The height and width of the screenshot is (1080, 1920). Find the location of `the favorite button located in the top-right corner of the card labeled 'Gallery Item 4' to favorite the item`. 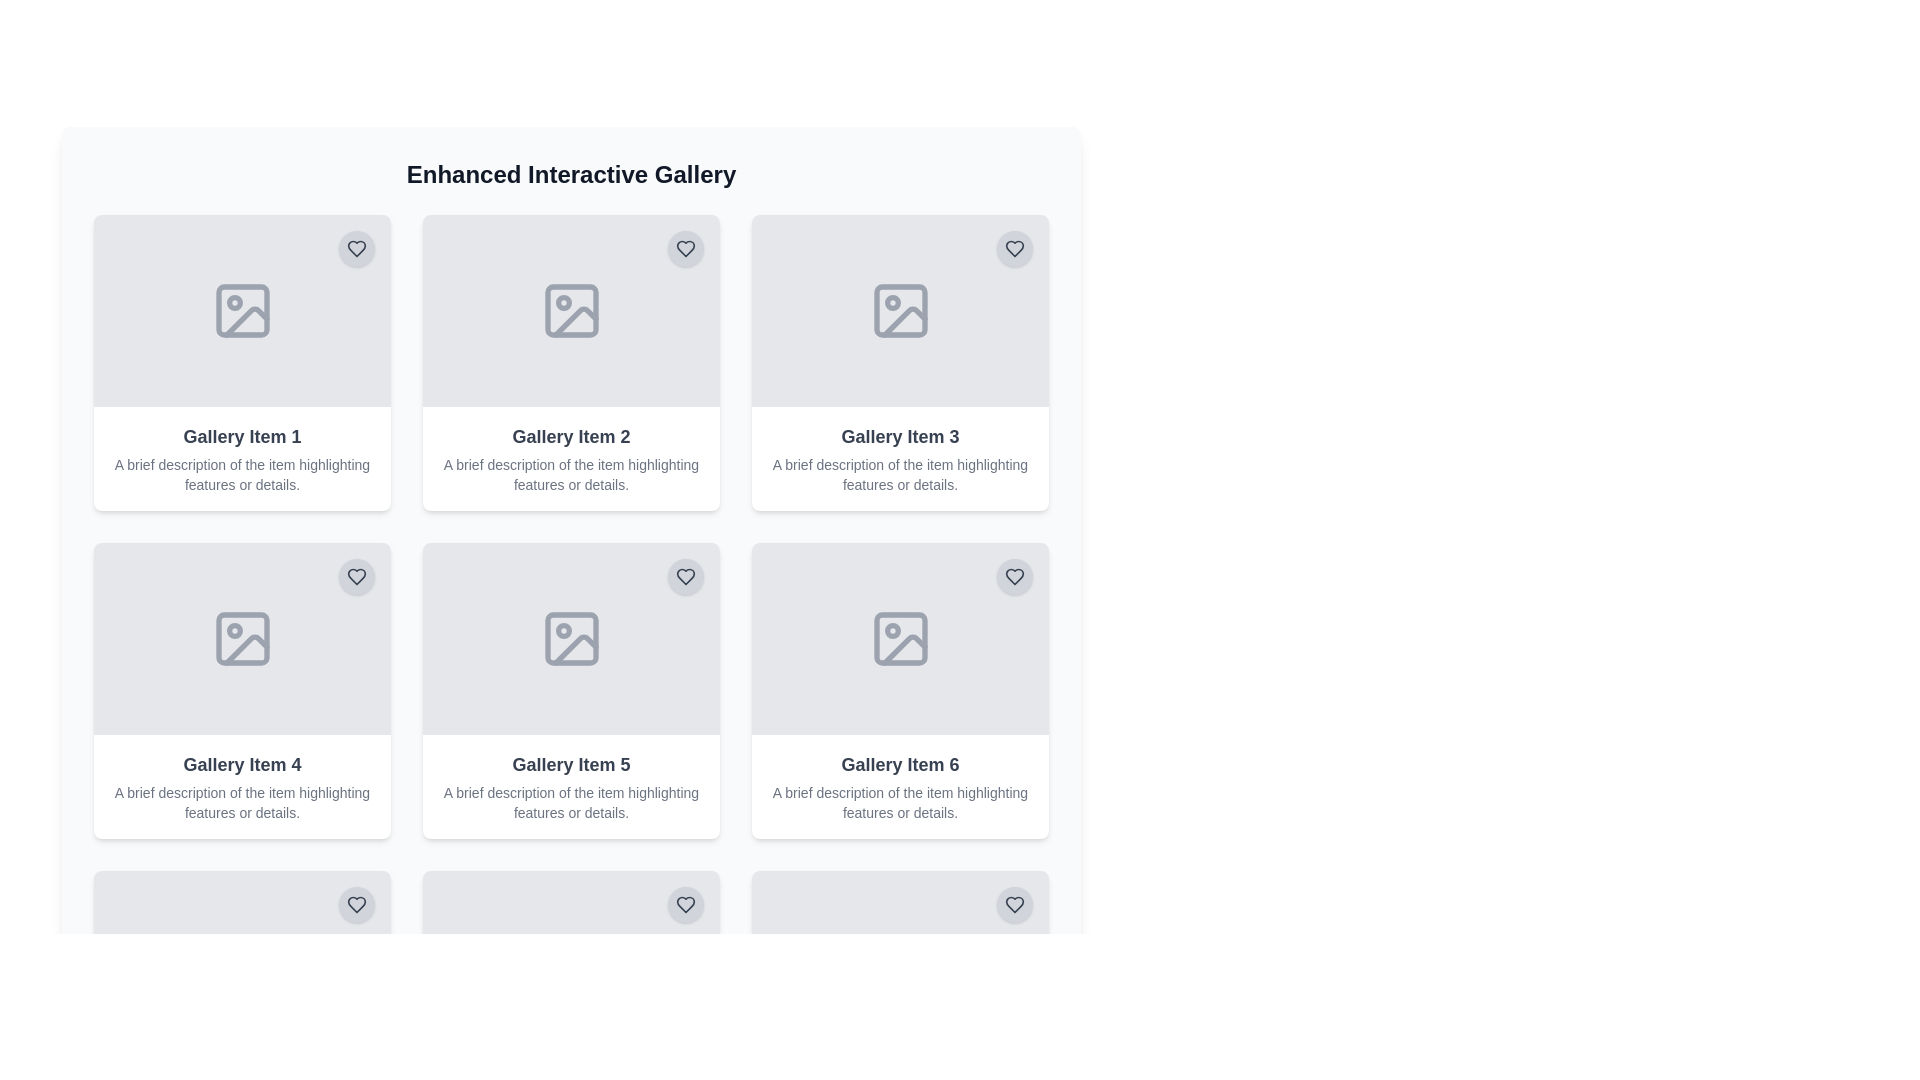

the favorite button located in the top-right corner of the card labeled 'Gallery Item 4' to favorite the item is located at coordinates (356, 577).